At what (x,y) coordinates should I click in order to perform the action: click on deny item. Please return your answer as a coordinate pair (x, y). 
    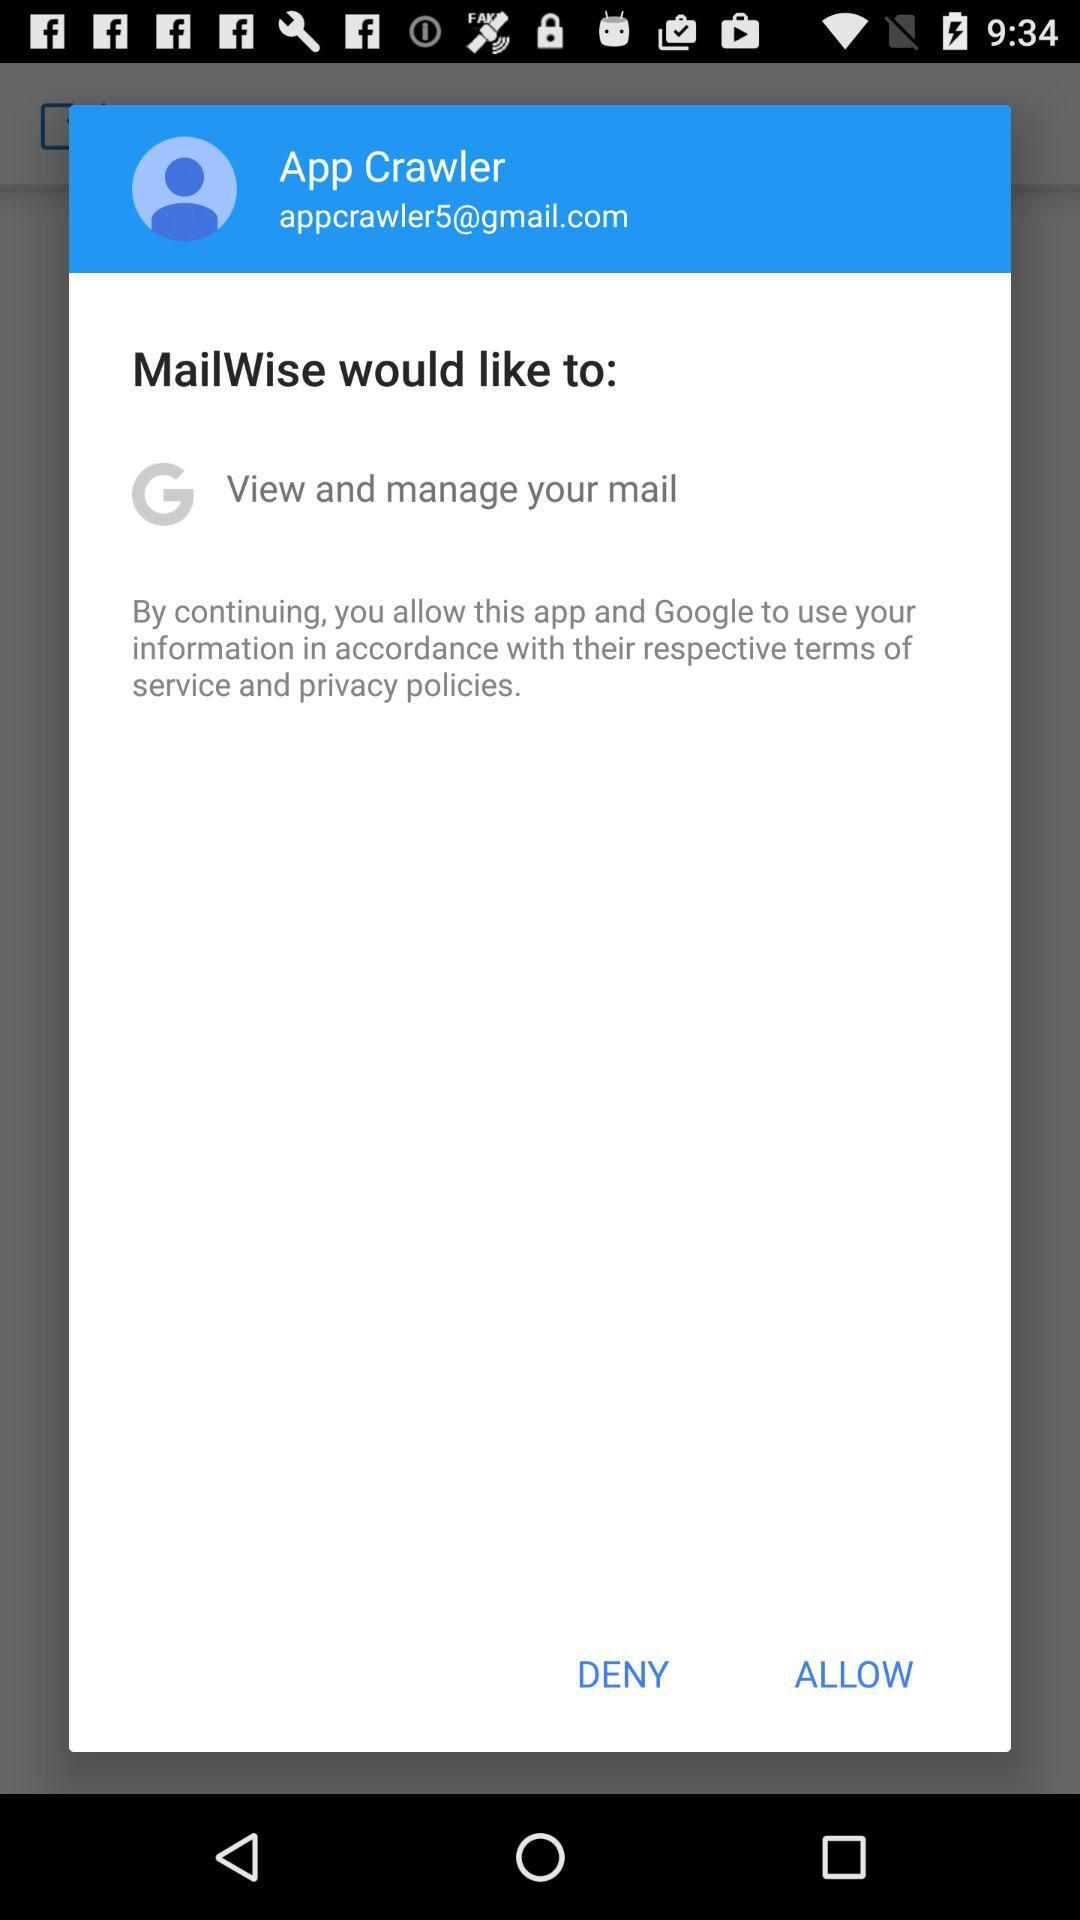
    Looking at the image, I should click on (621, 1673).